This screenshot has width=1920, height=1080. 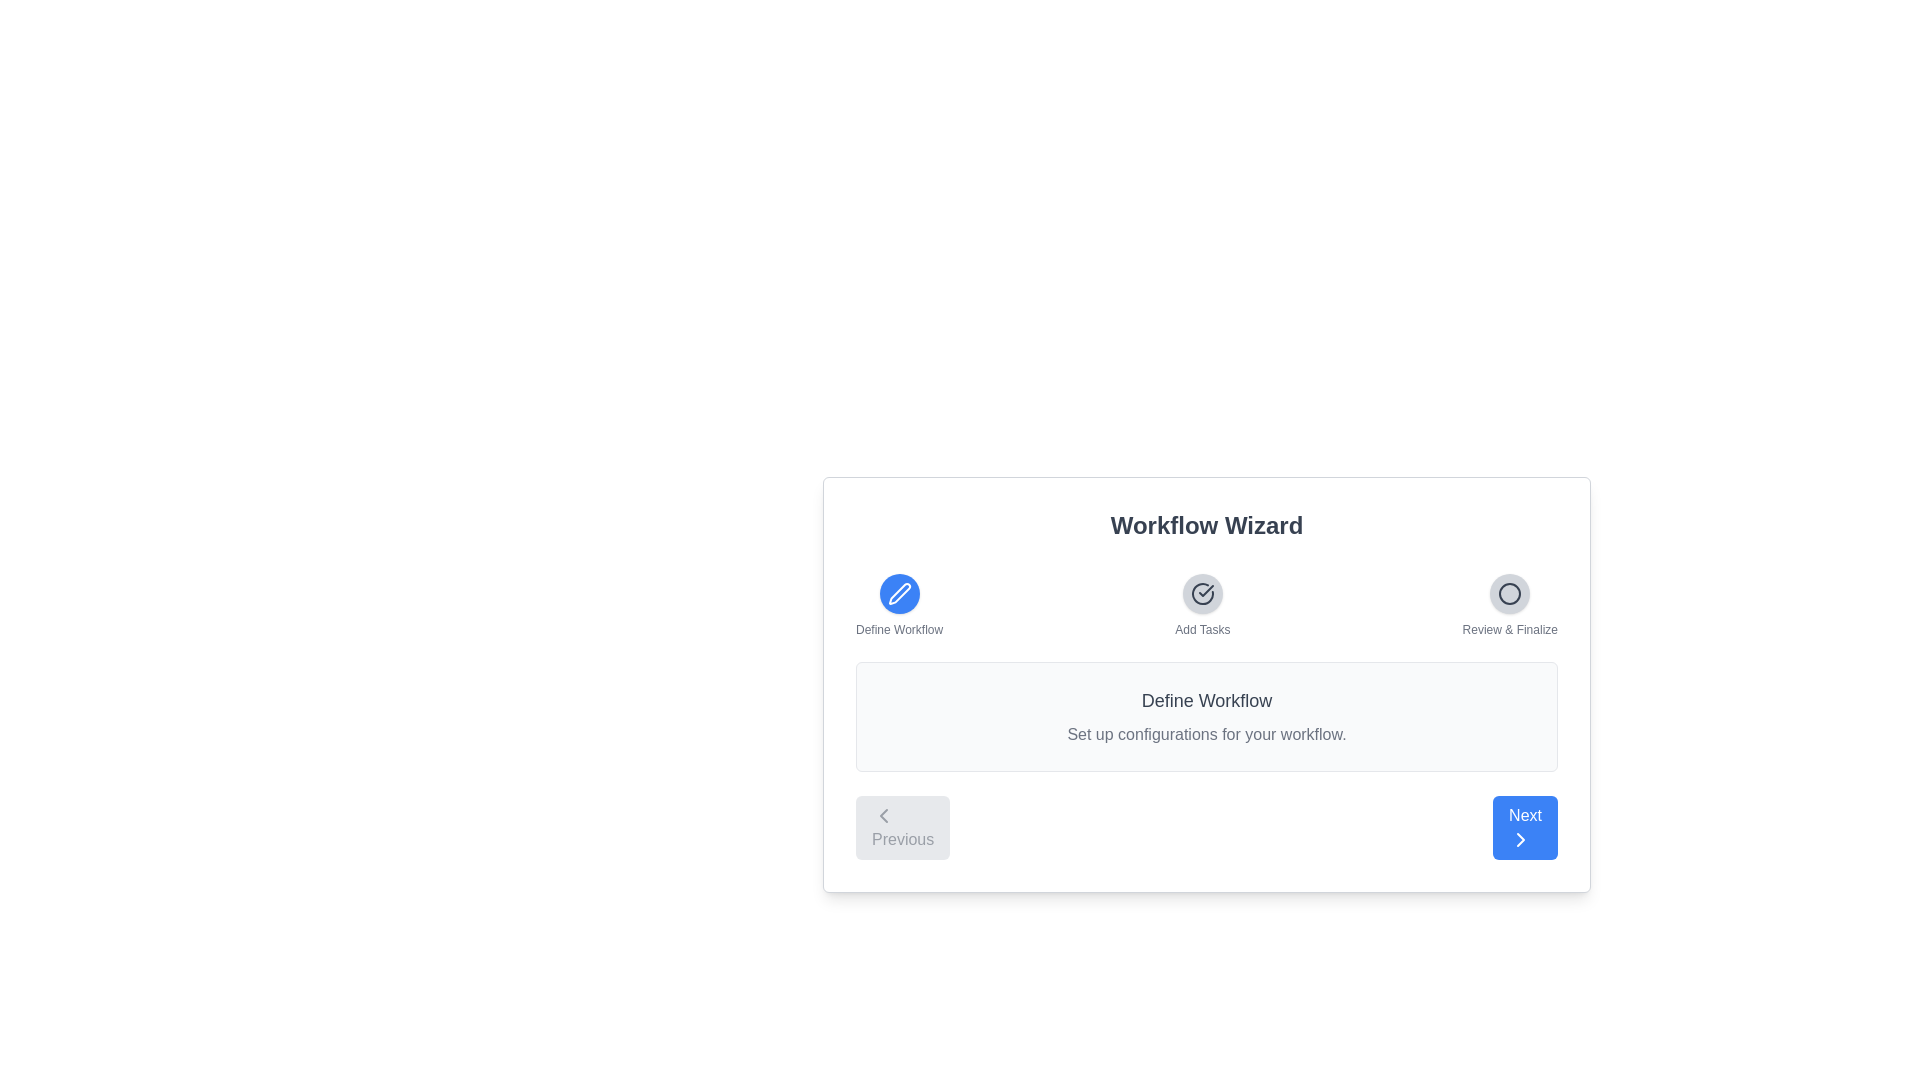 I want to click on the 'Define Workflow' button, which is the first step in the workflow setup, centrally aligned above the 'Define Workflow' label, so click(x=898, y=593).